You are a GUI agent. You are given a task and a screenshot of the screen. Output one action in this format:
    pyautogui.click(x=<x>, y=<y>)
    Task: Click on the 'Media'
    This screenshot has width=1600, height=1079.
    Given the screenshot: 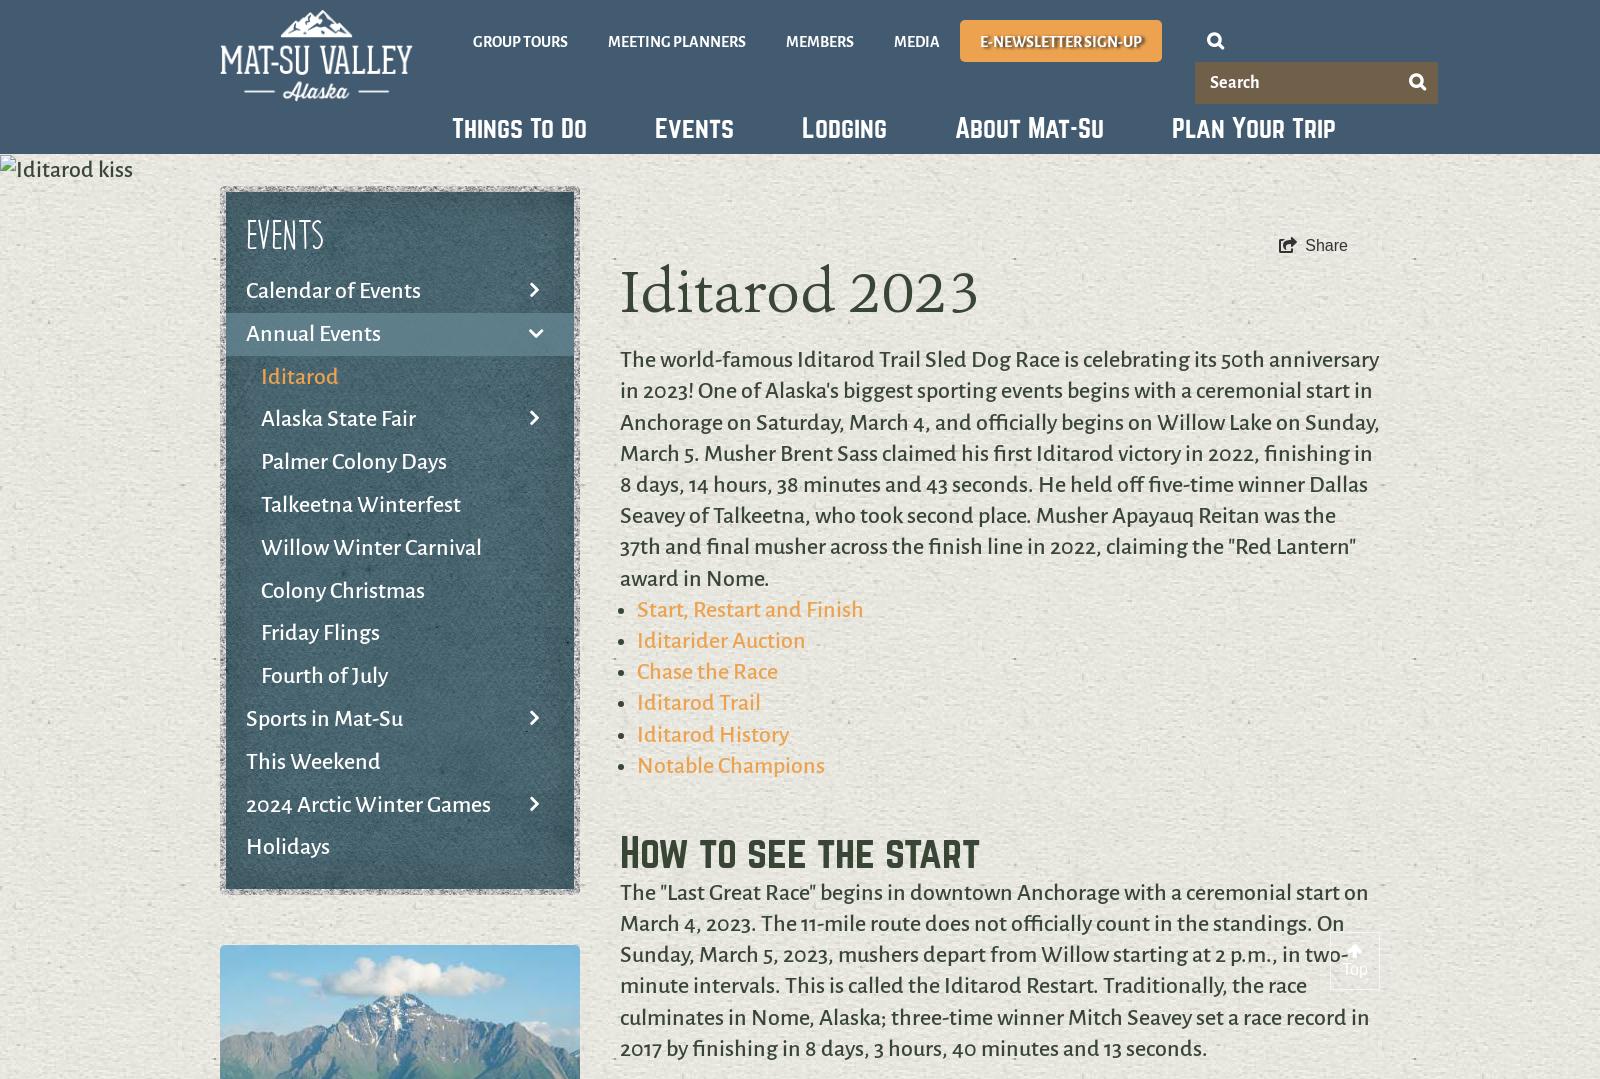 What is the action you would take?
    pyautogui.click(x=915, y=41)
    